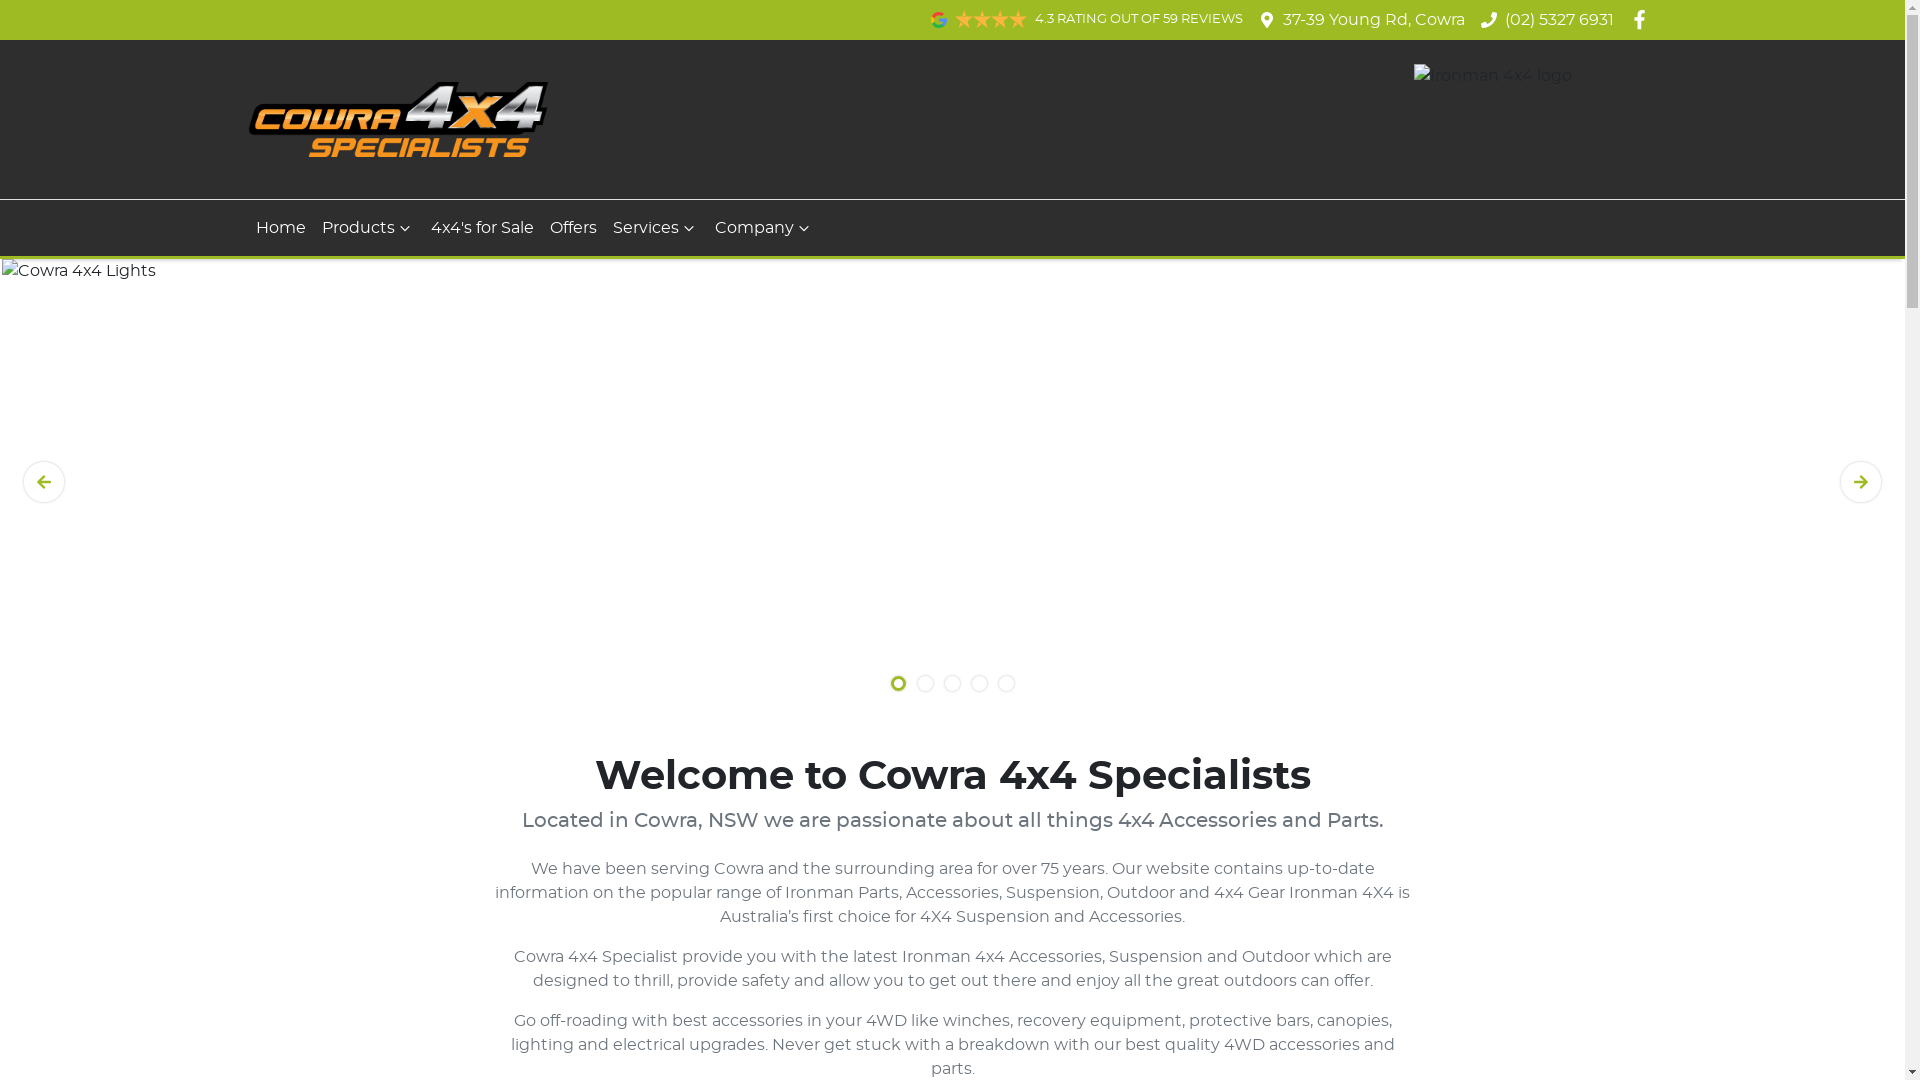  Describe the element at coordinates (312, 226) in the screenshot. I see `'Products'` at that location.